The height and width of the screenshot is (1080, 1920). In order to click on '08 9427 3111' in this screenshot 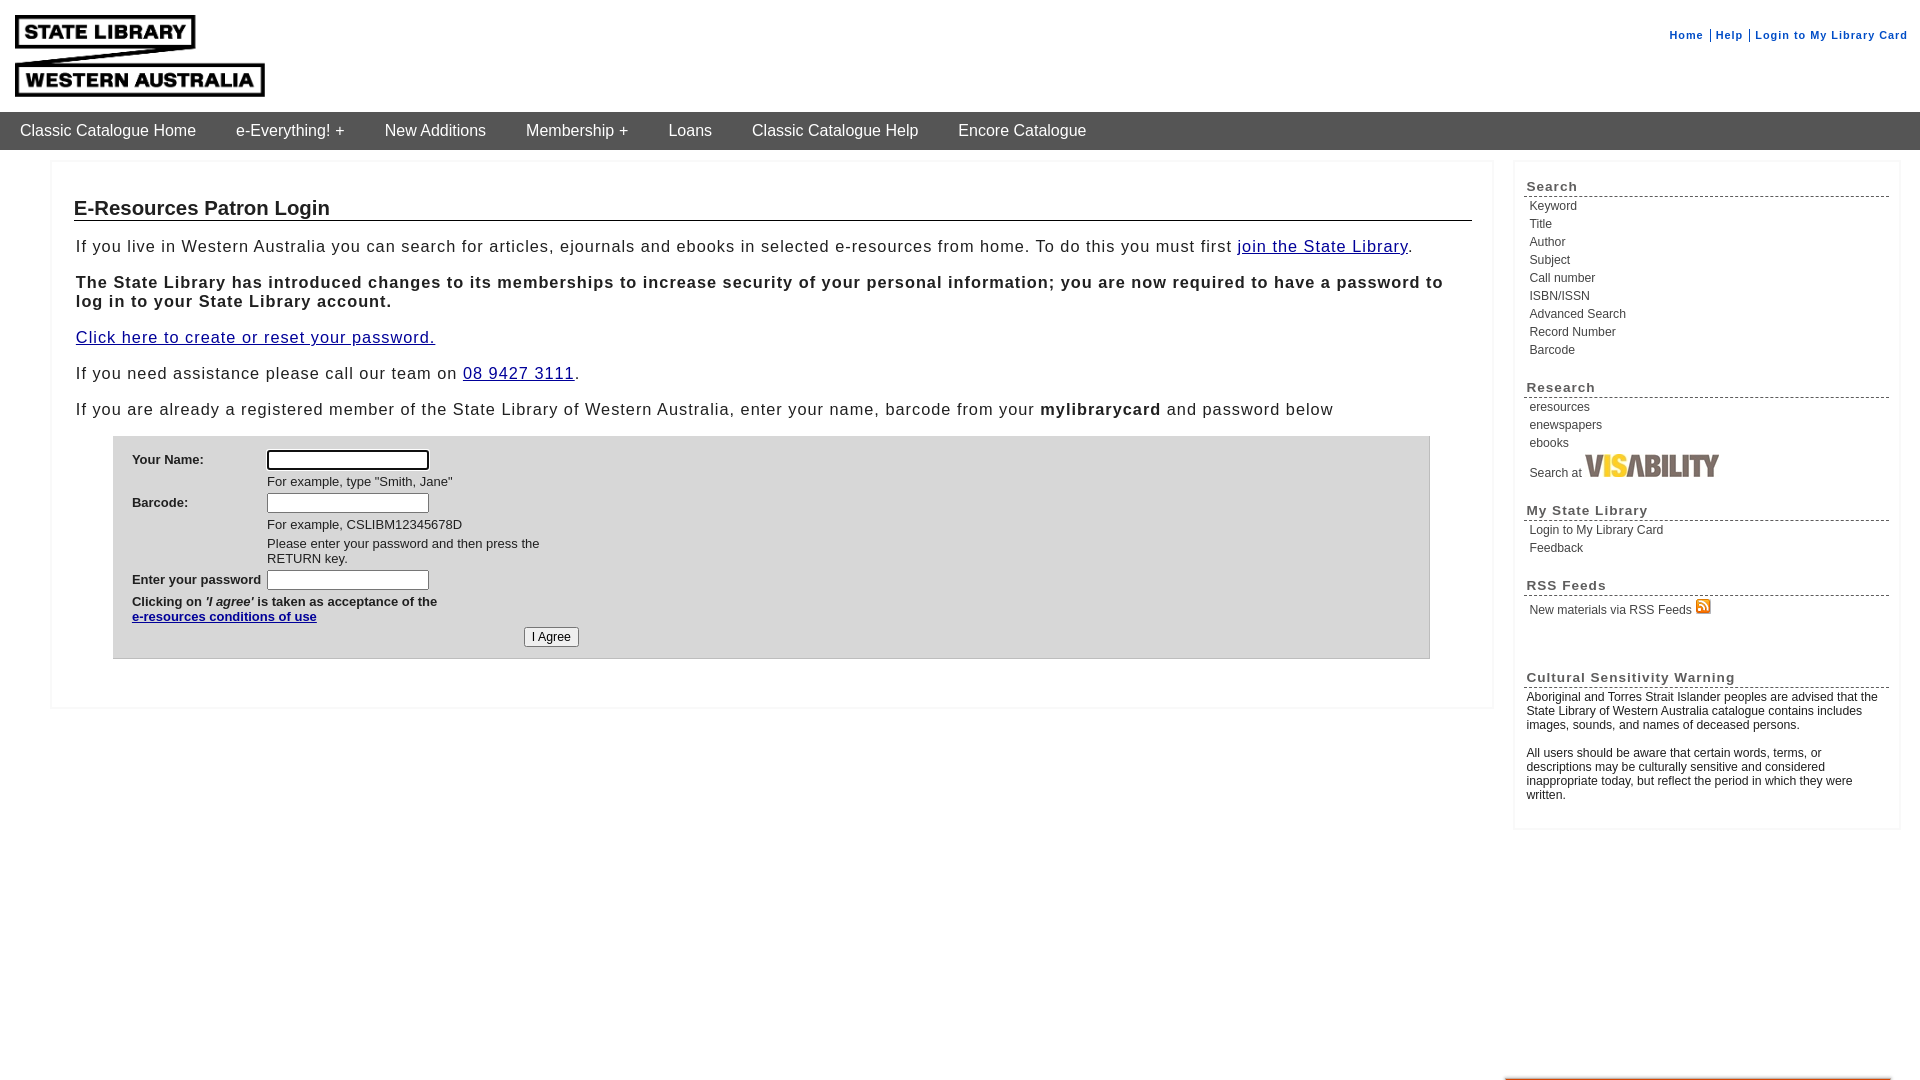, I will do `click(518, 373)`.